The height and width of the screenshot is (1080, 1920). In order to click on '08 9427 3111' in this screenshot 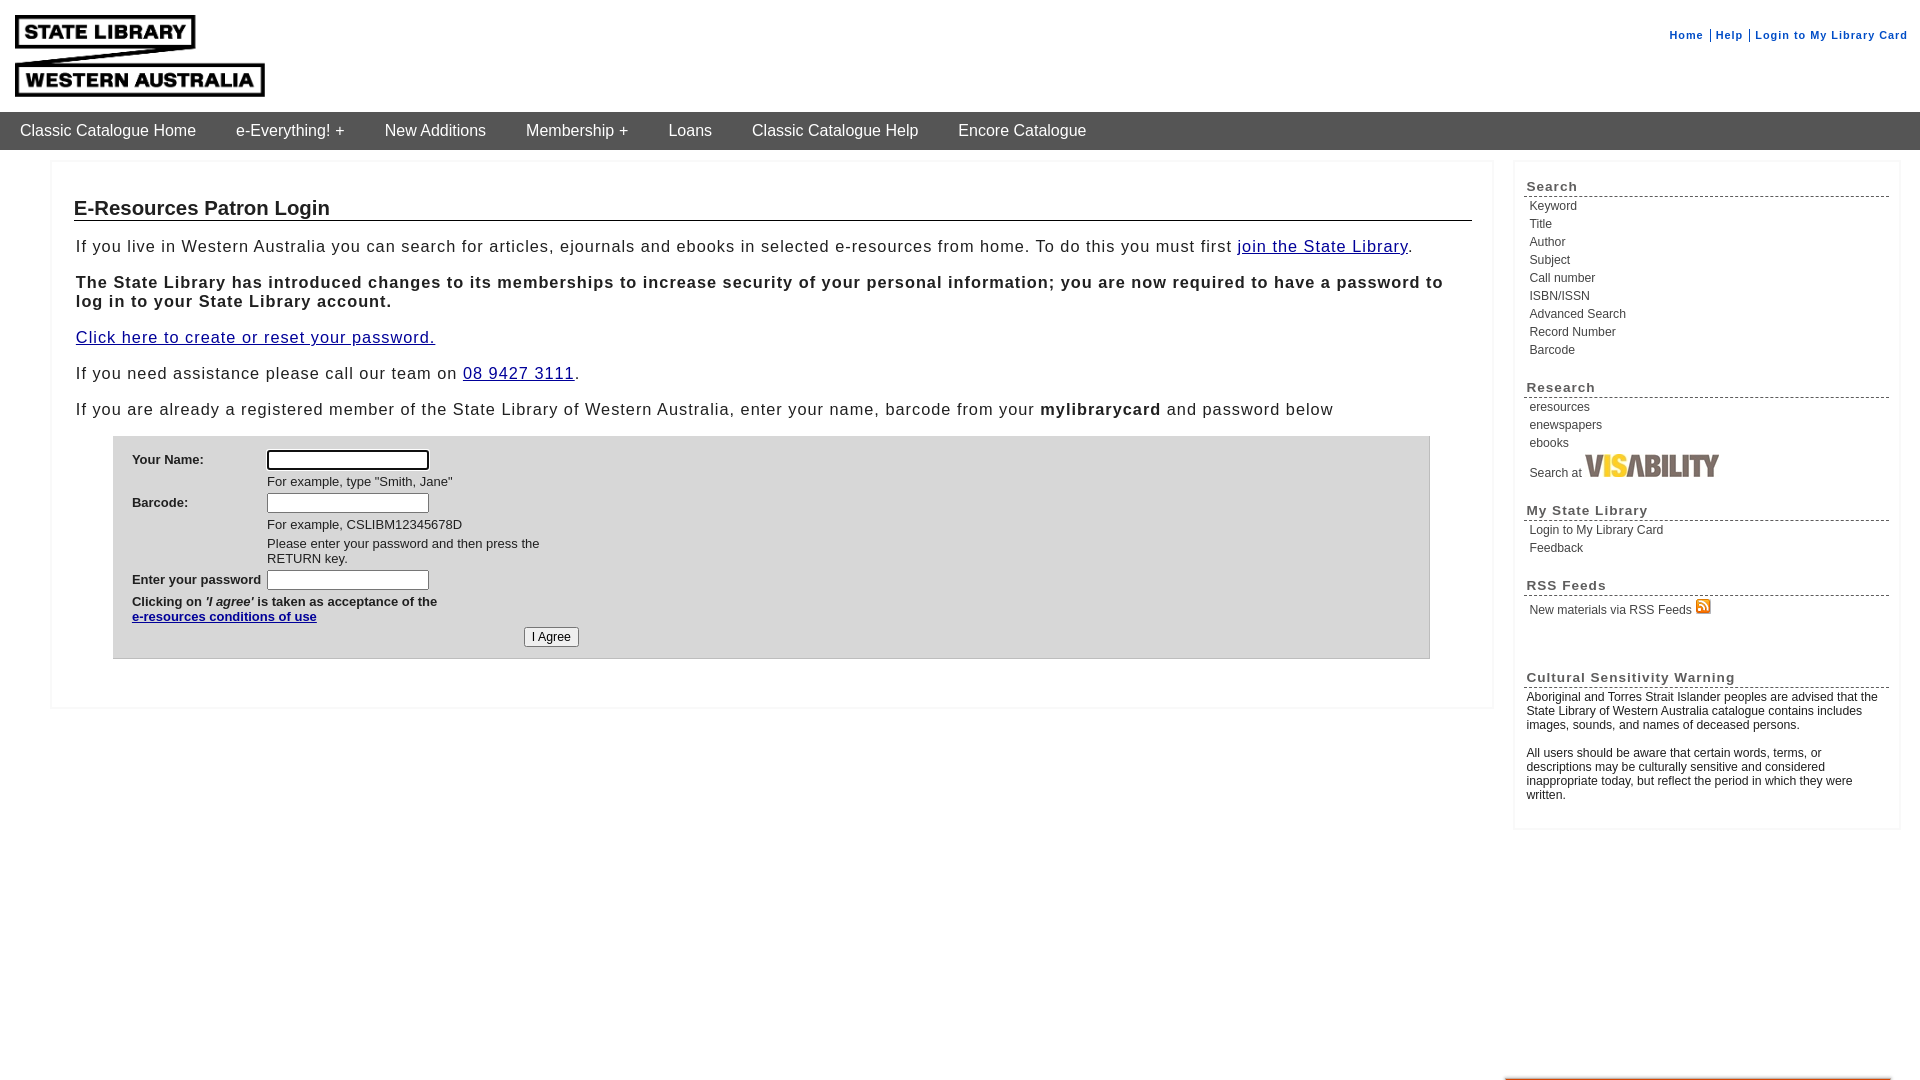, I will do `click(518, 373)`.